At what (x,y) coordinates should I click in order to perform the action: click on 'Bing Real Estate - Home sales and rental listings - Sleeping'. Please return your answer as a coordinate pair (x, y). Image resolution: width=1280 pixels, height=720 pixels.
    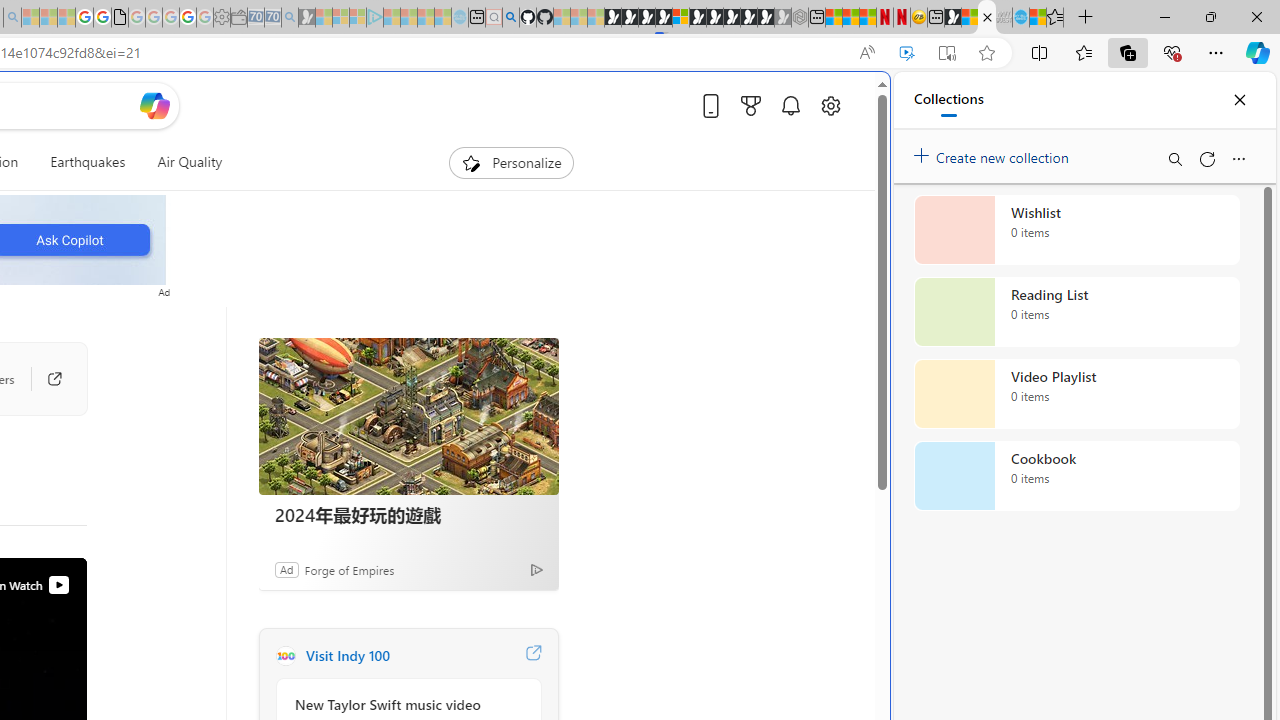
    Looking at the image, I should click on (288, 17).